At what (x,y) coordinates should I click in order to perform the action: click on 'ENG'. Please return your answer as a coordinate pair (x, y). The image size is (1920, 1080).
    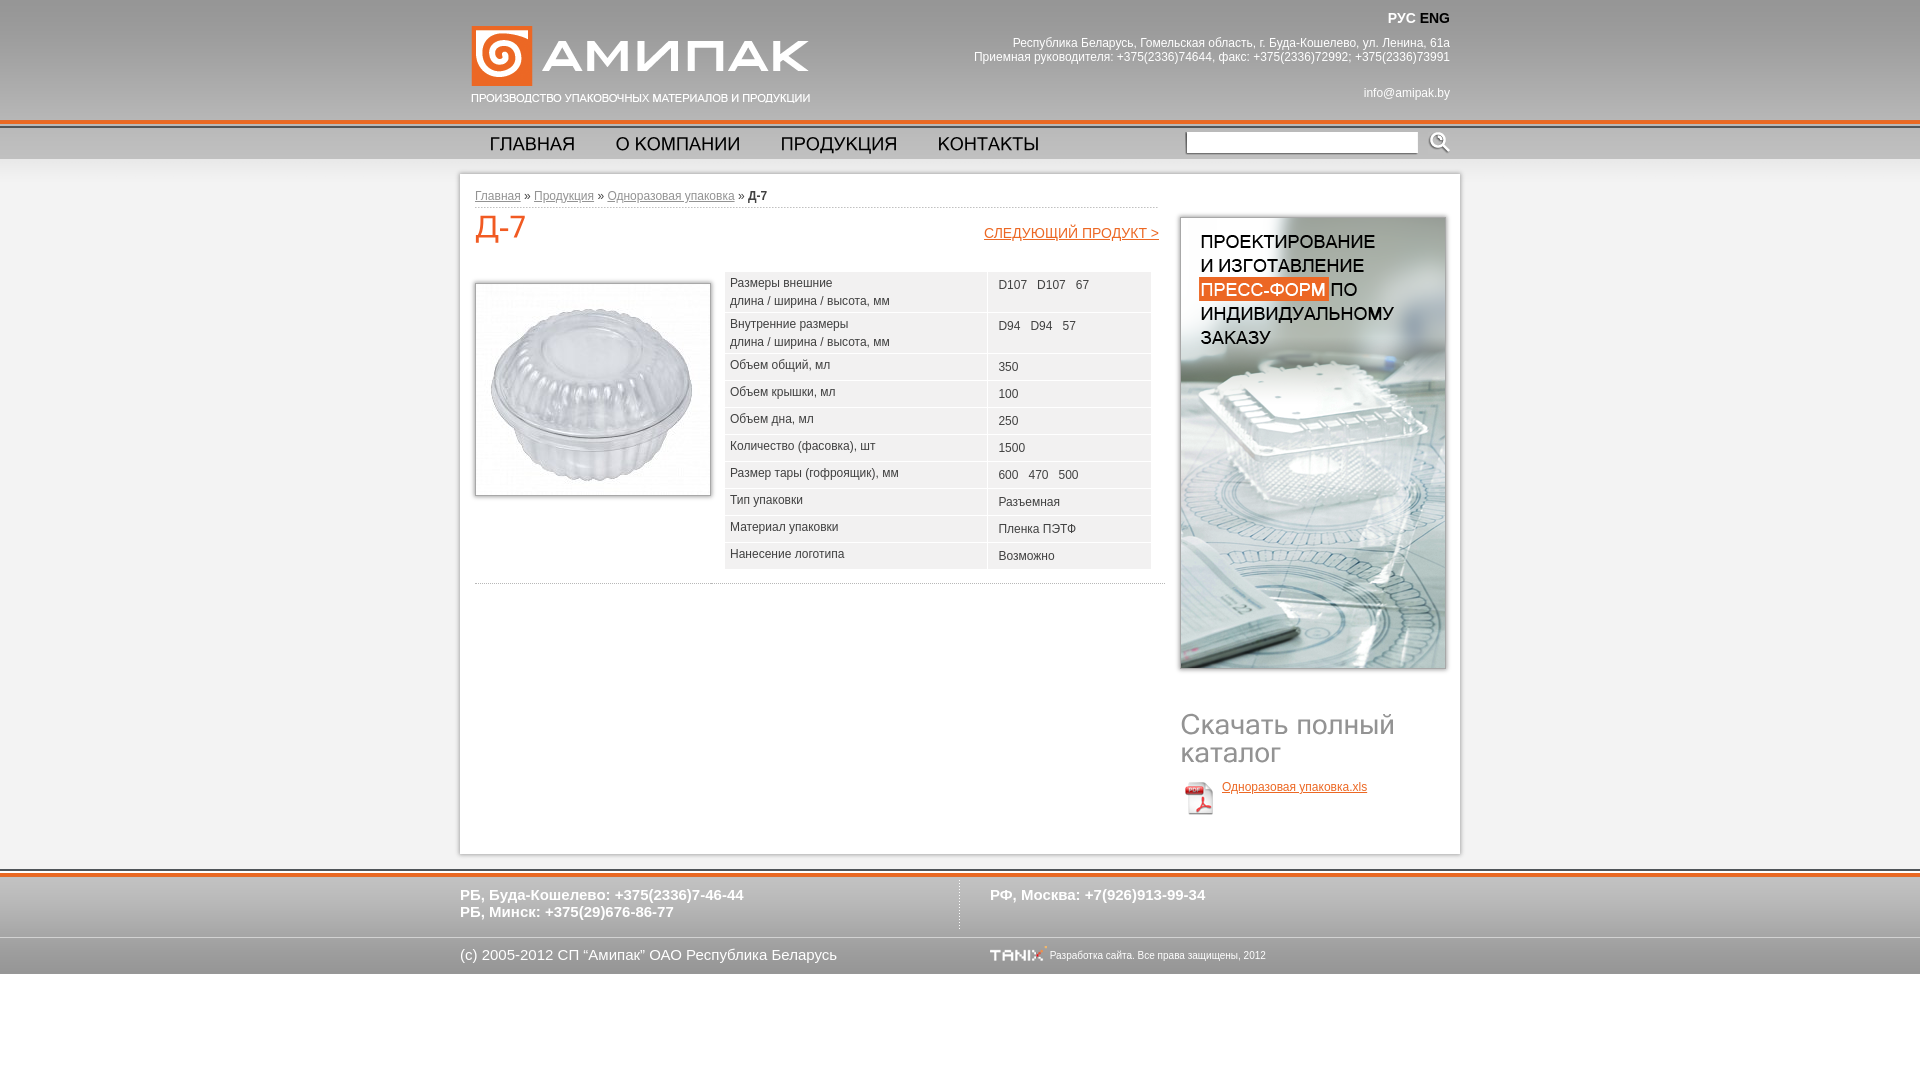
    Looking at the image, I should click on (1434, 18).